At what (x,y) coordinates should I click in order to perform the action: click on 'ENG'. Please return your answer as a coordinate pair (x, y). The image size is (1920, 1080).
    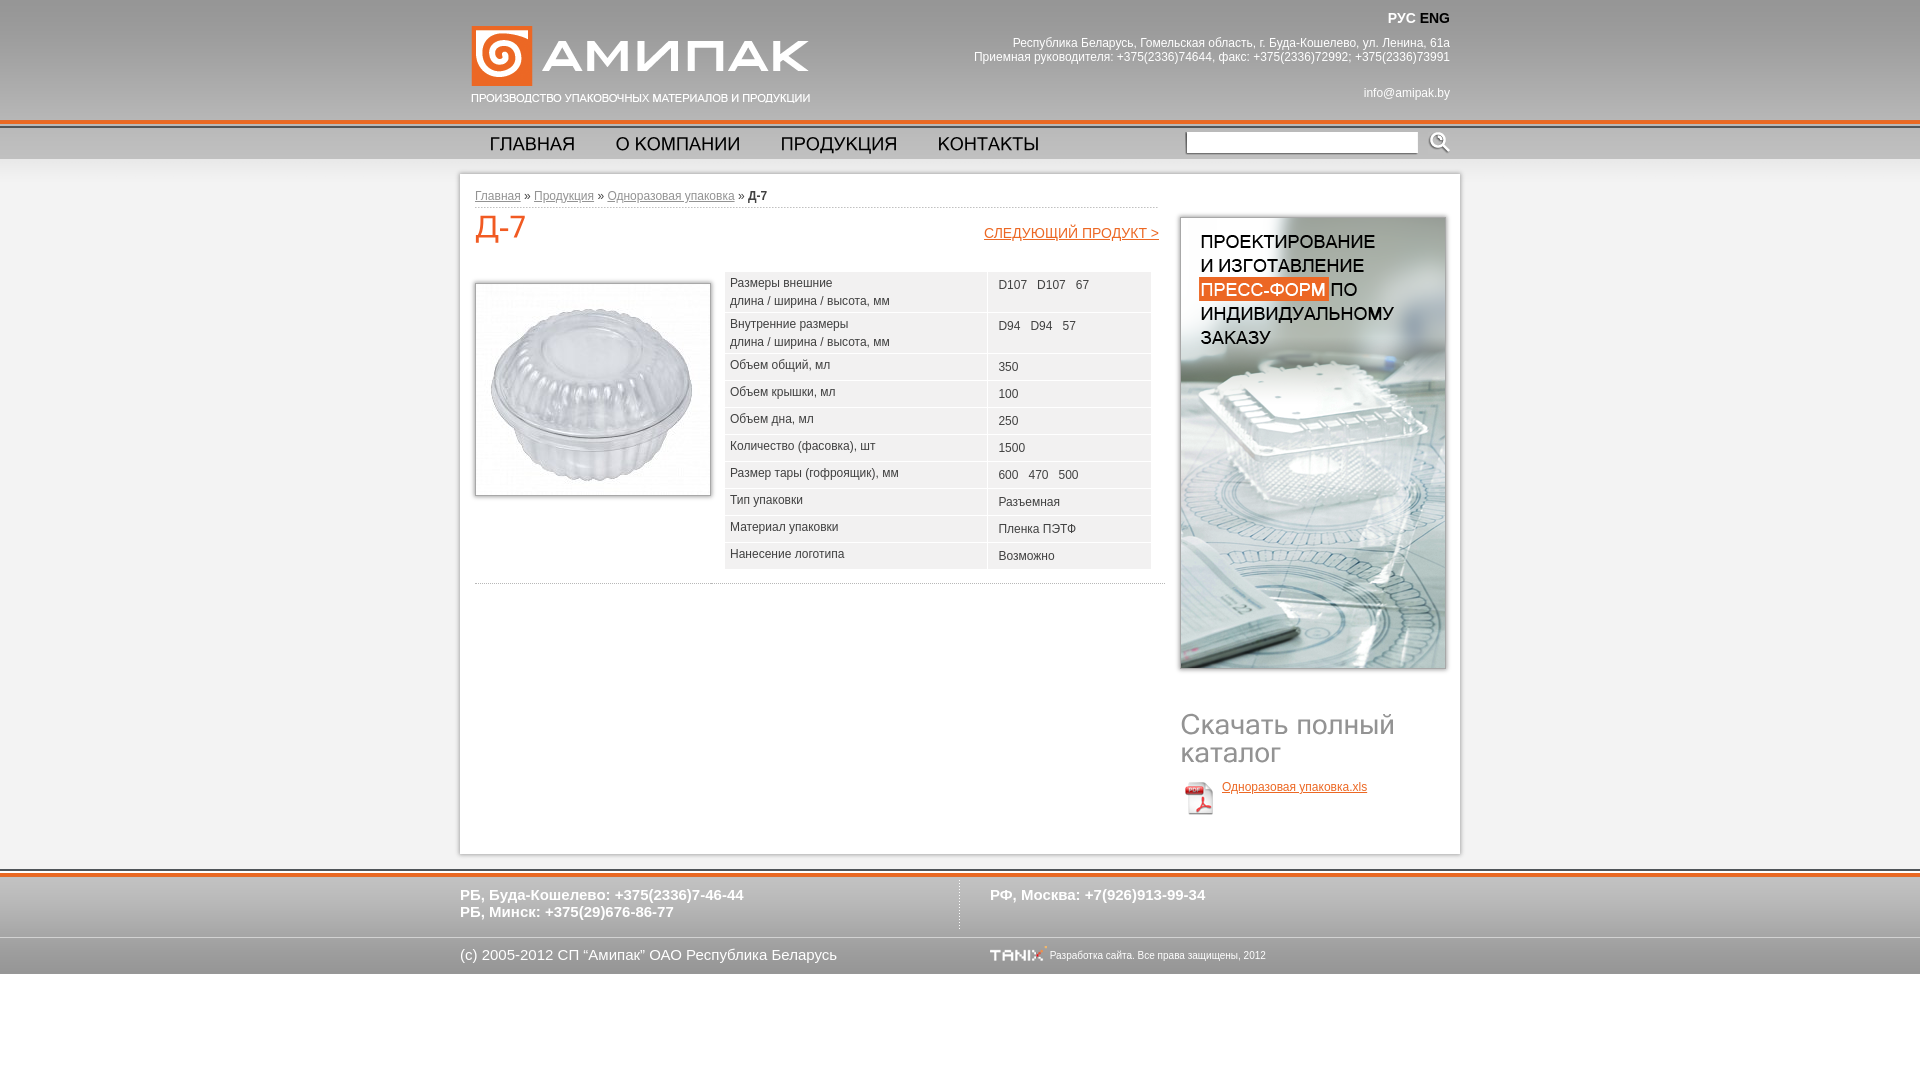
    Looking at the image, I should click on (1434, 18).